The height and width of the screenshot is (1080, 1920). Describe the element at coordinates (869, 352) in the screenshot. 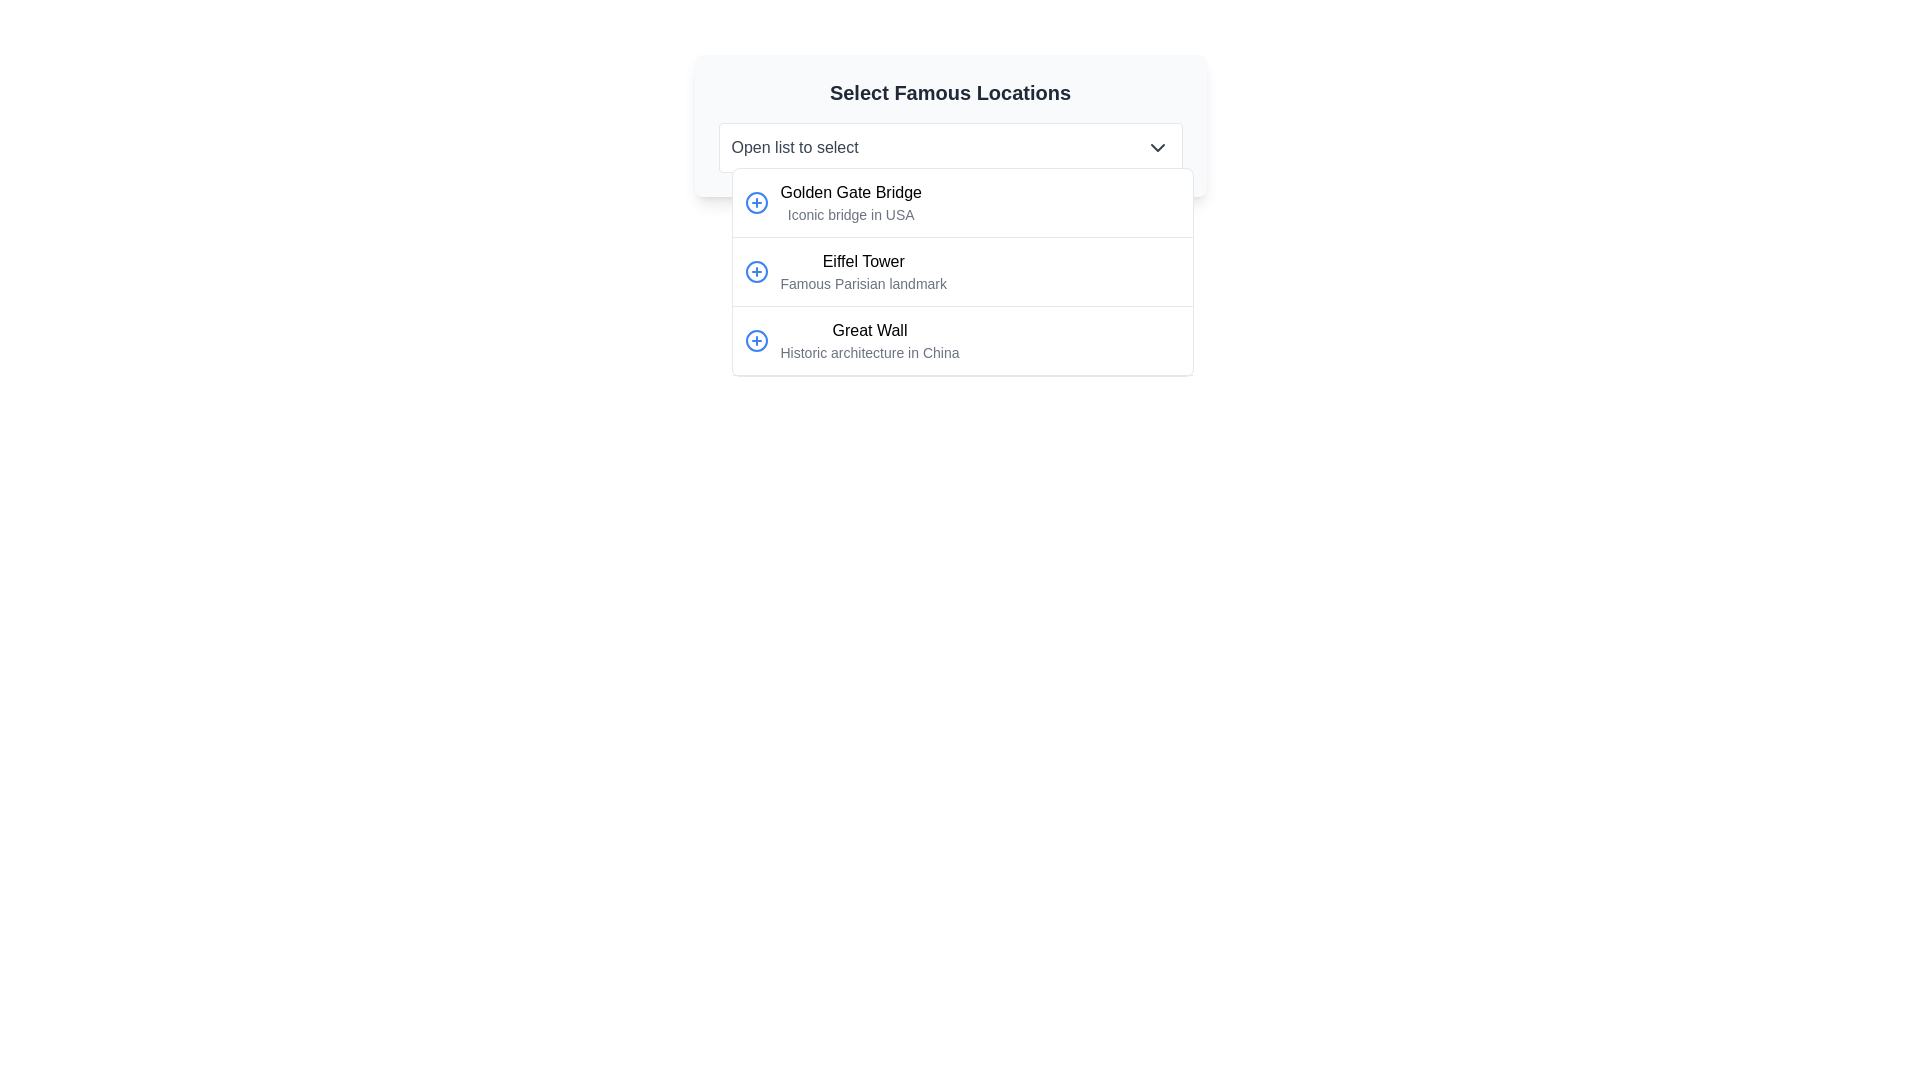

I see `text label displaying 'Historic architecture in China', which is the descriptive text for the 'Great Wall' in the dropdown list` at that location.